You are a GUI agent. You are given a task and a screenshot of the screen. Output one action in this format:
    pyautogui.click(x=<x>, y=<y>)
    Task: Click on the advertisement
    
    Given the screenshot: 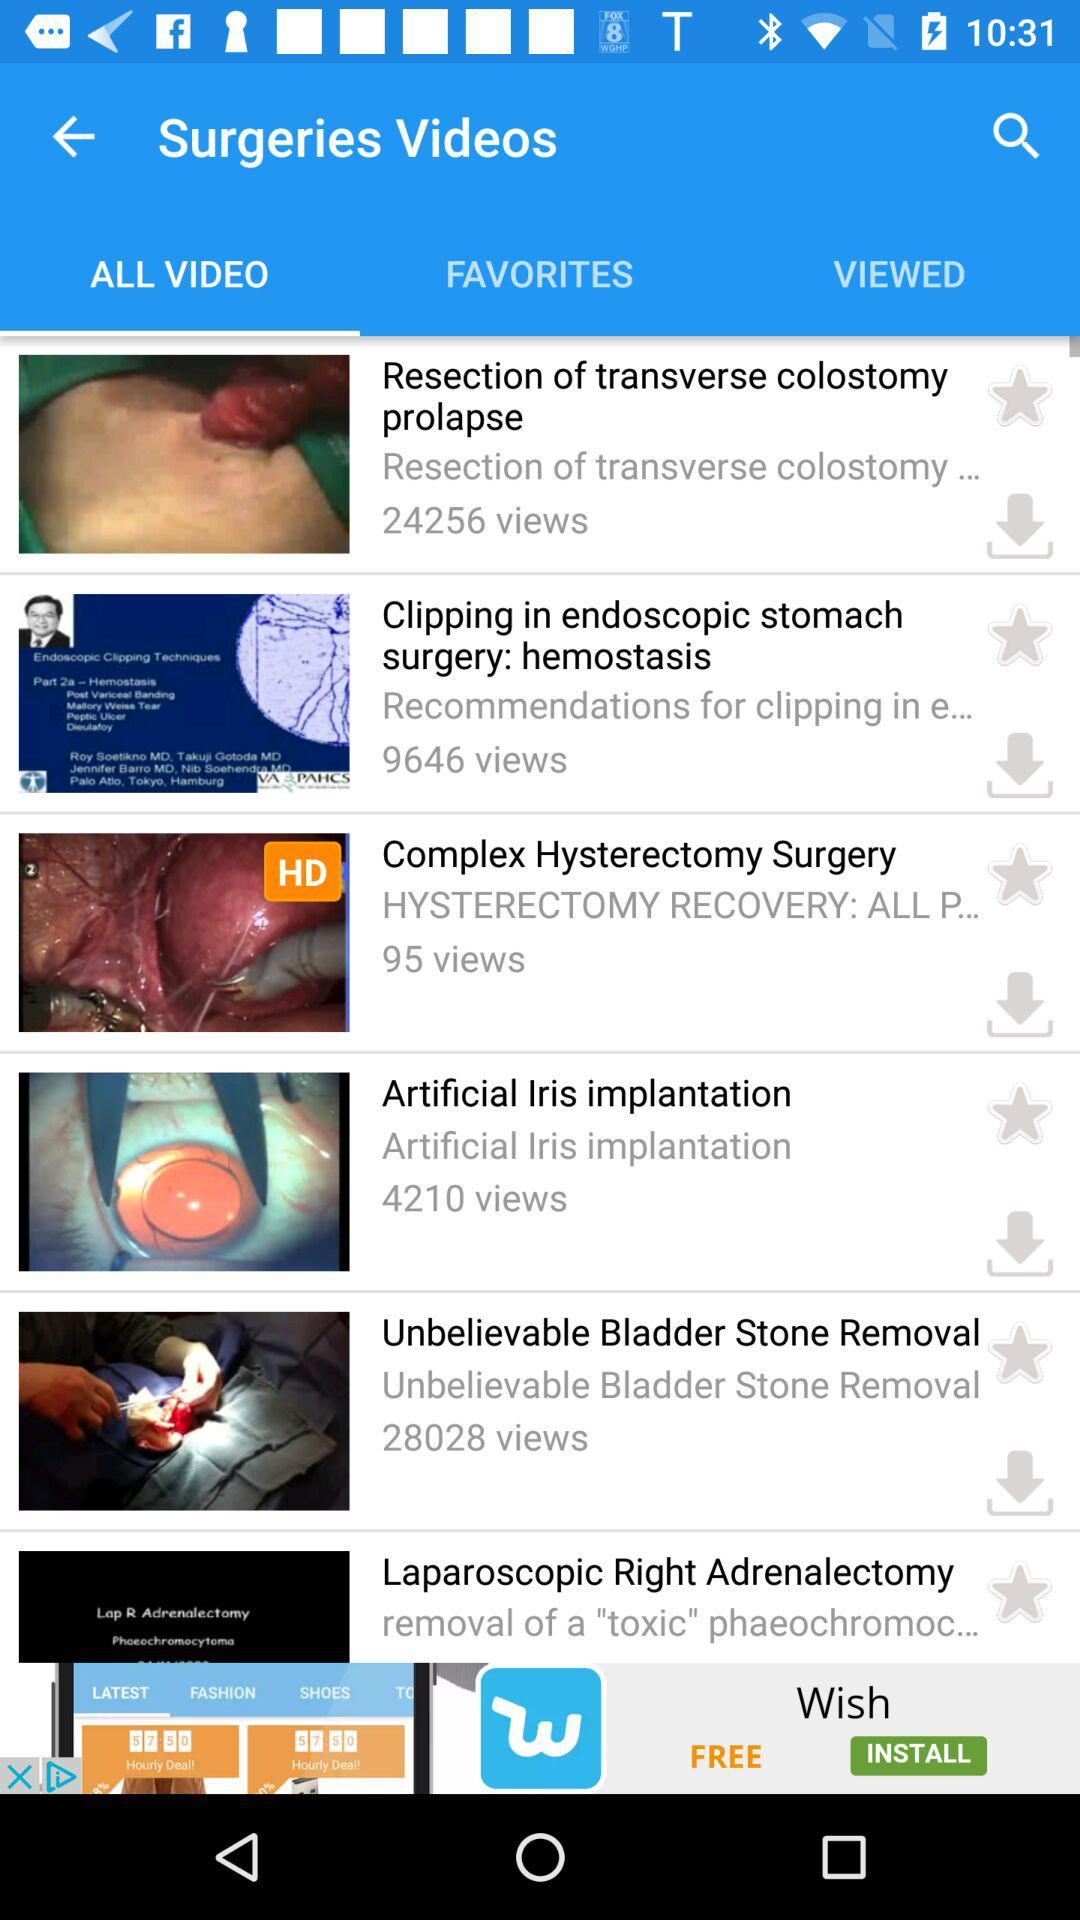 What is the action you would take?
    pyautogui.click(x=540, y=1727)
    